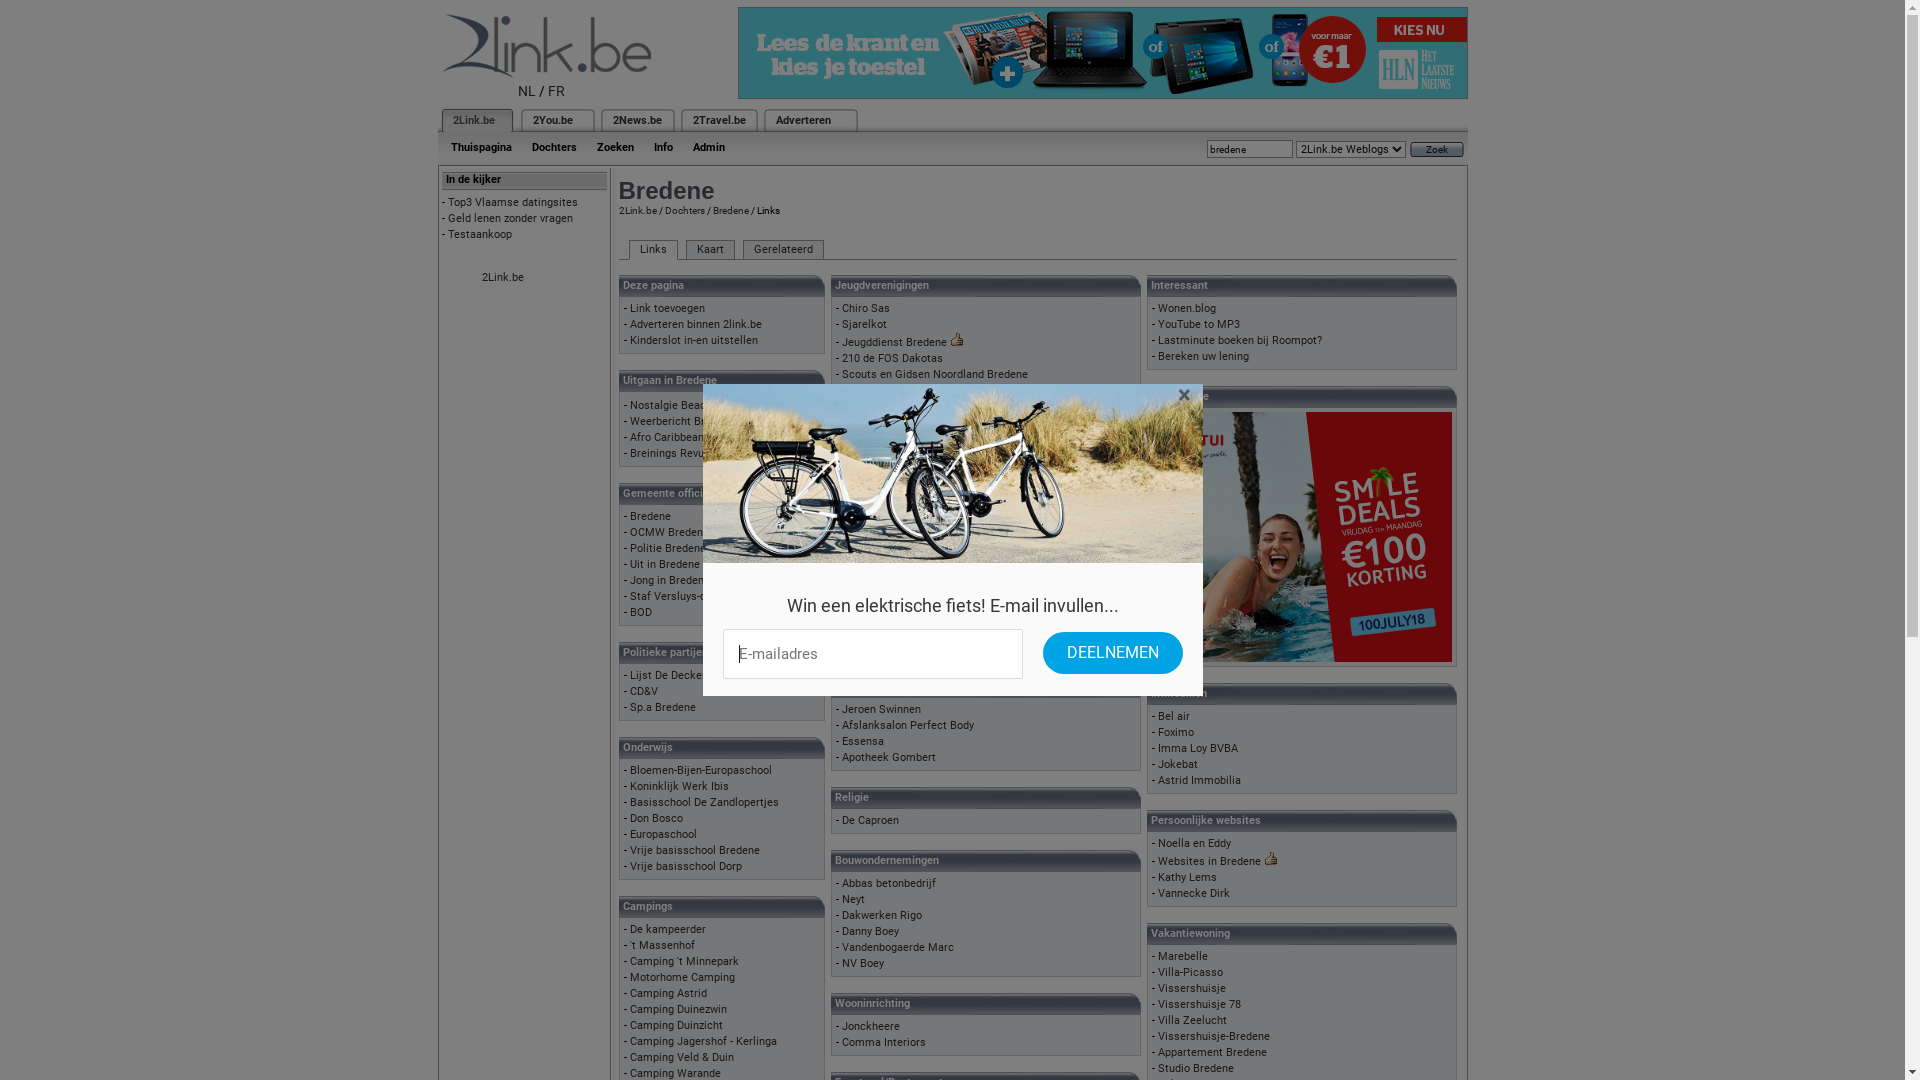 This screenshot has height=1080, width=1920. Describe the element at coordinates (891, 357) in the screenshot. I see `'210 de FOS Dakotas'` at that location.